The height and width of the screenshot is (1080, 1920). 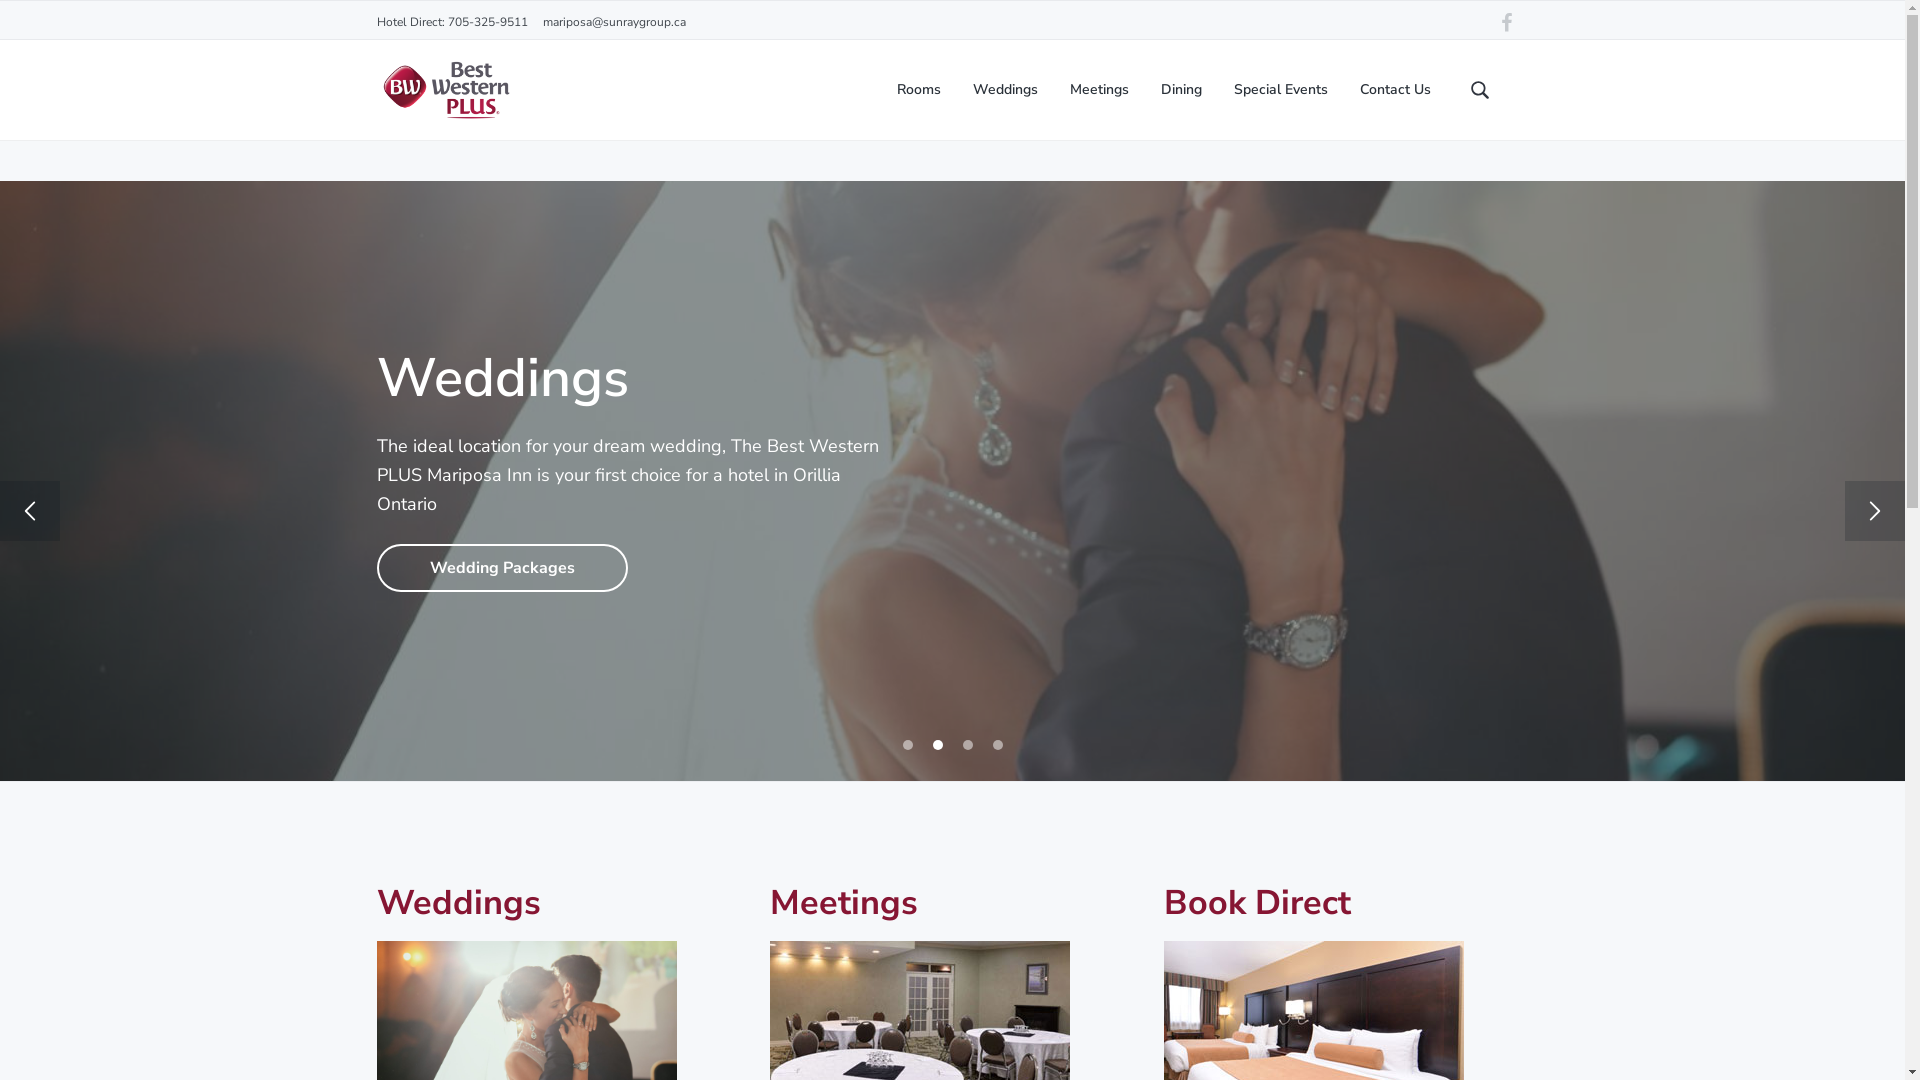 I want to click on '1', so click(x=906, y=744).